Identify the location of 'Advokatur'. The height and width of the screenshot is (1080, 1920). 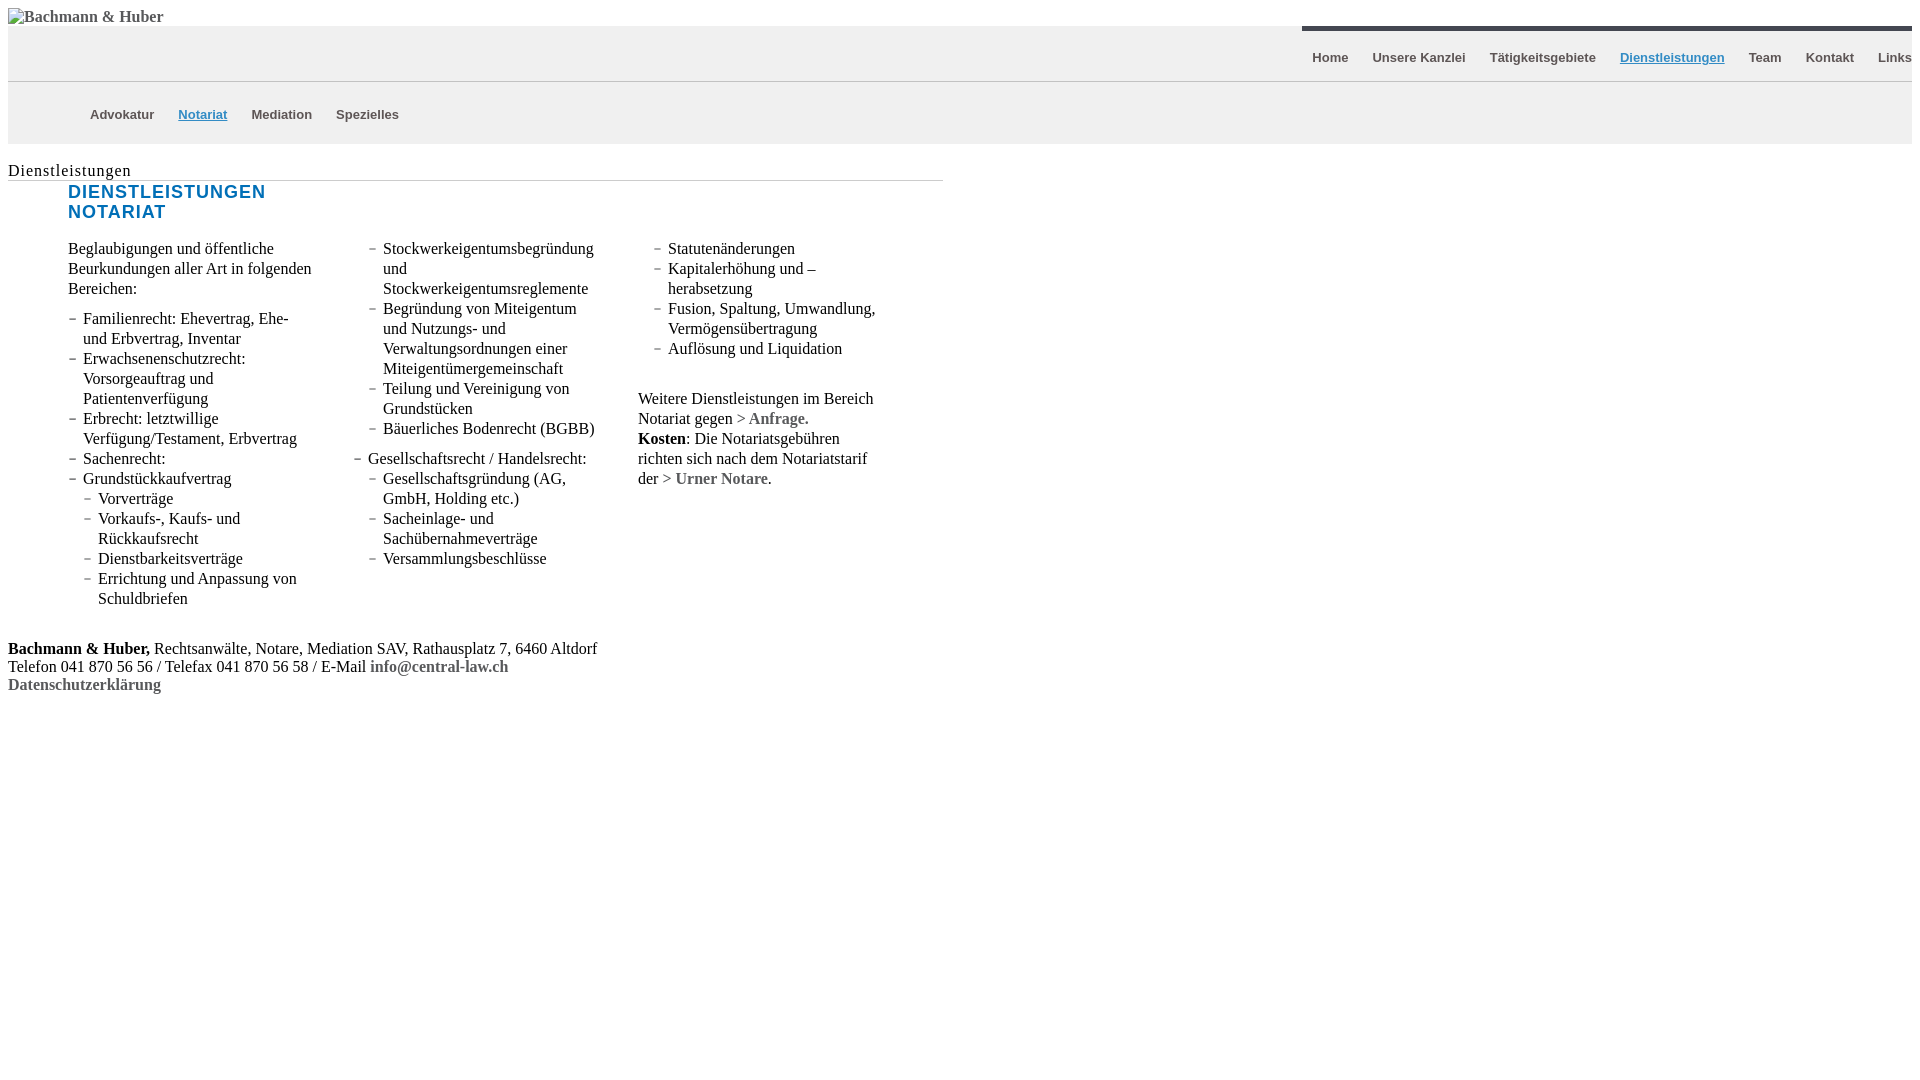
(120, 114).